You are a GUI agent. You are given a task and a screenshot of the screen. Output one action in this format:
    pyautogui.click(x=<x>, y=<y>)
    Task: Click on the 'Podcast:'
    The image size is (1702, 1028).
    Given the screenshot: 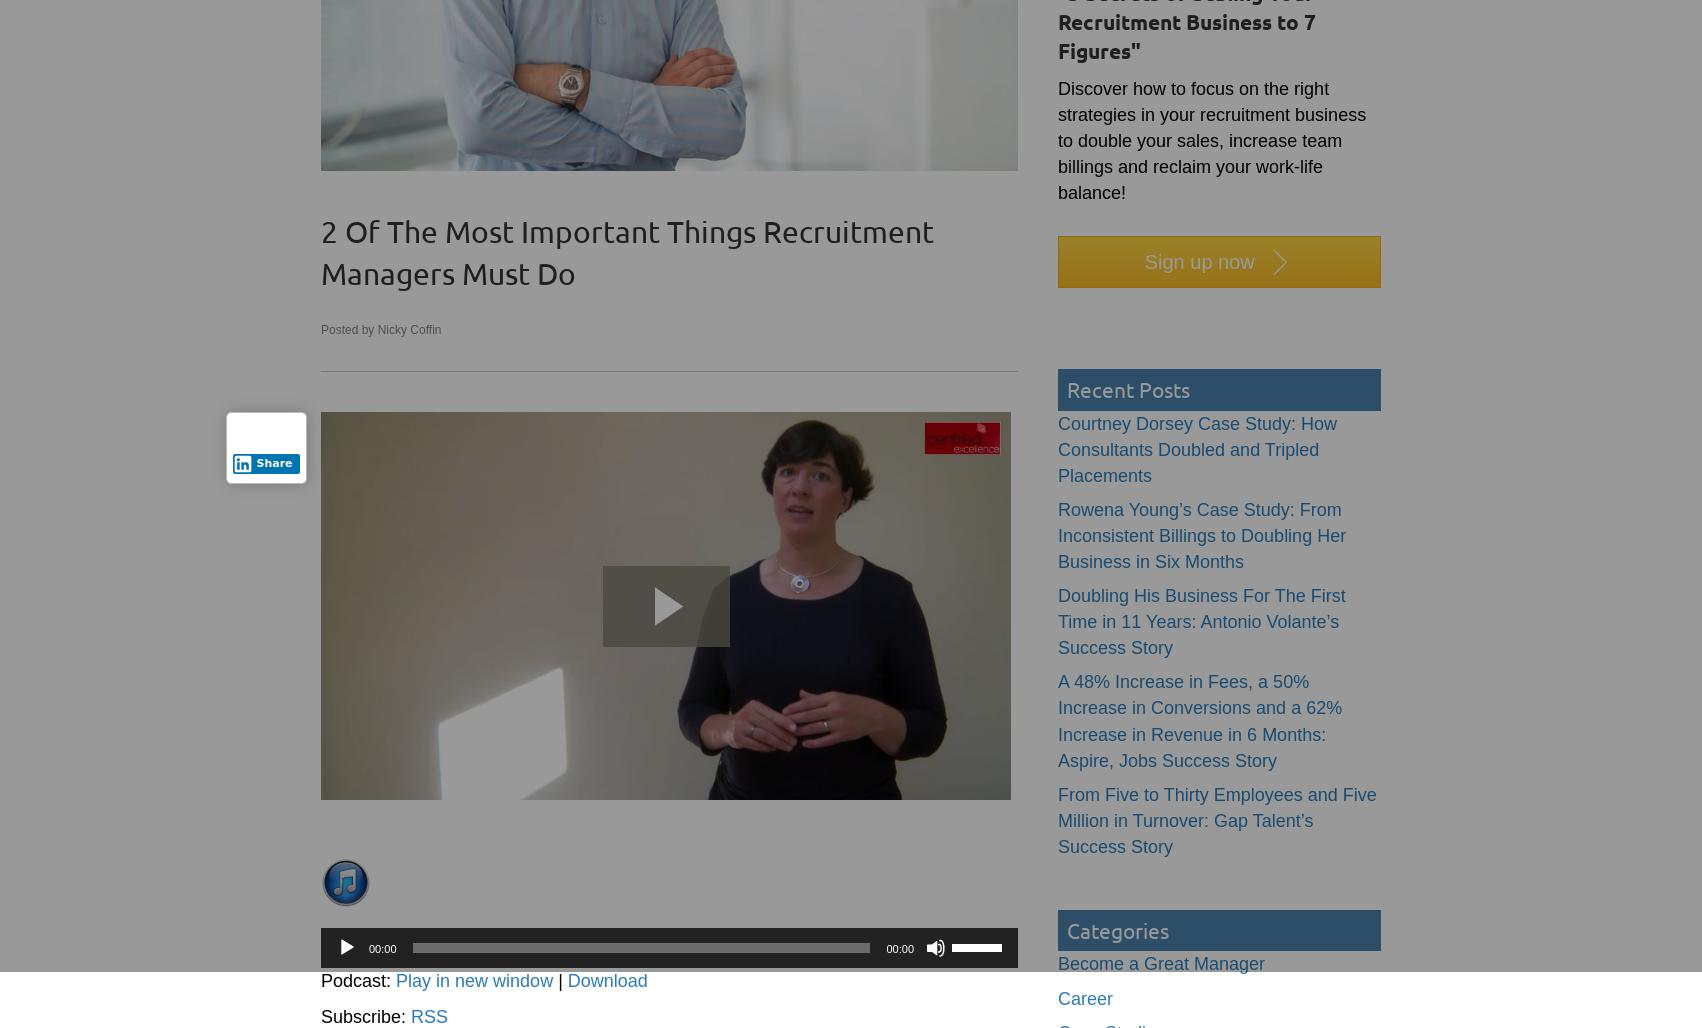 What is the action you would take?
    pyautogui.click(x=320, y=980)
    